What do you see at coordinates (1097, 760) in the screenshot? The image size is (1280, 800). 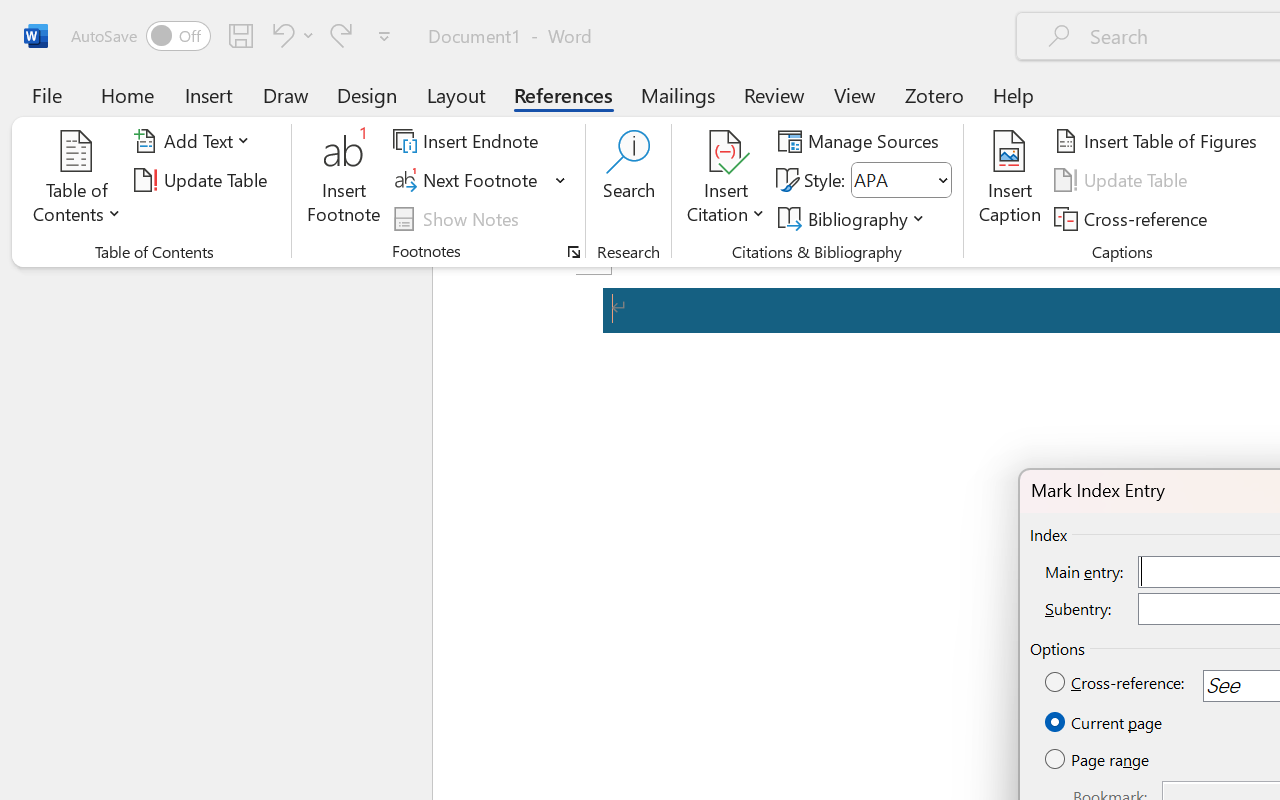 I see `'Page range'` at bounding box center [1097, 760].